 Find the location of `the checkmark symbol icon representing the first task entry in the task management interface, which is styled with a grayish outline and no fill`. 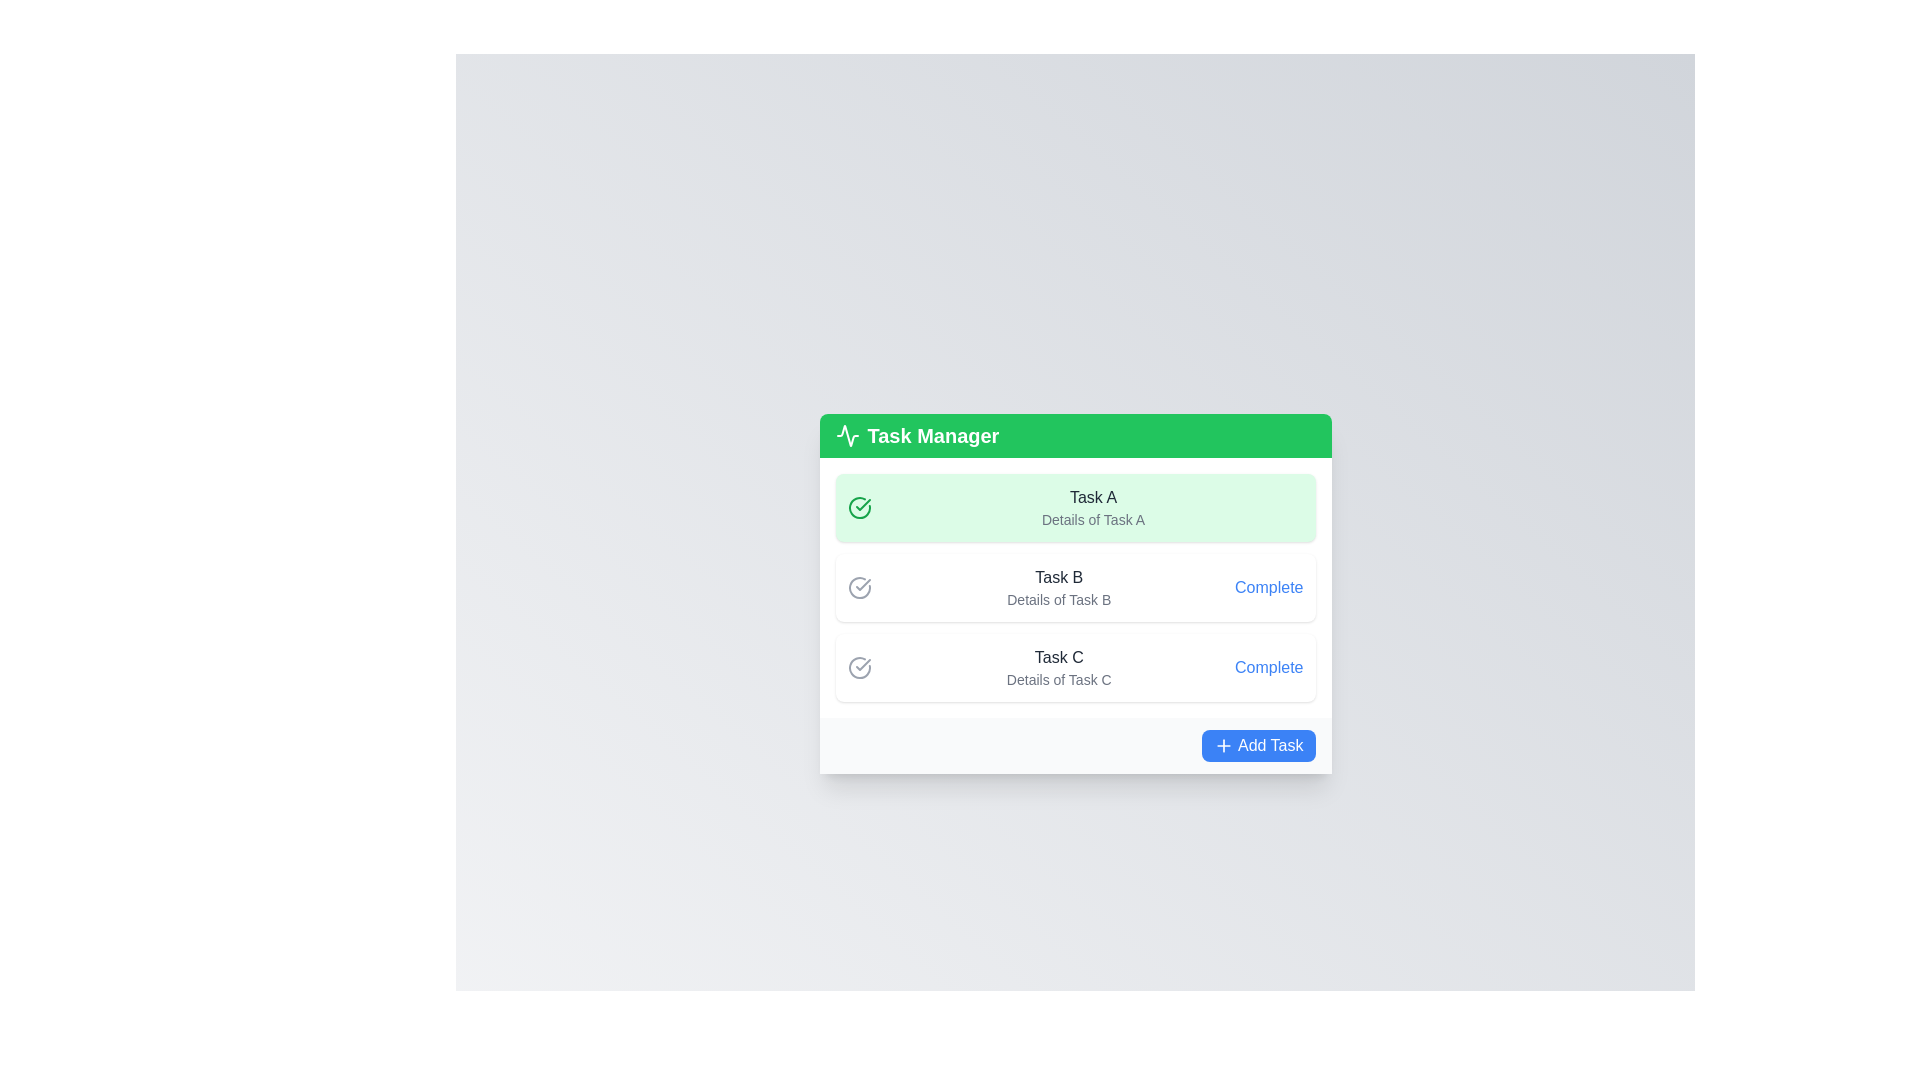

the checkmark symbol icon representing the first task entry in the task management interface, which is styled with a grayish outline and no fill is located at coordinates (863, 664).